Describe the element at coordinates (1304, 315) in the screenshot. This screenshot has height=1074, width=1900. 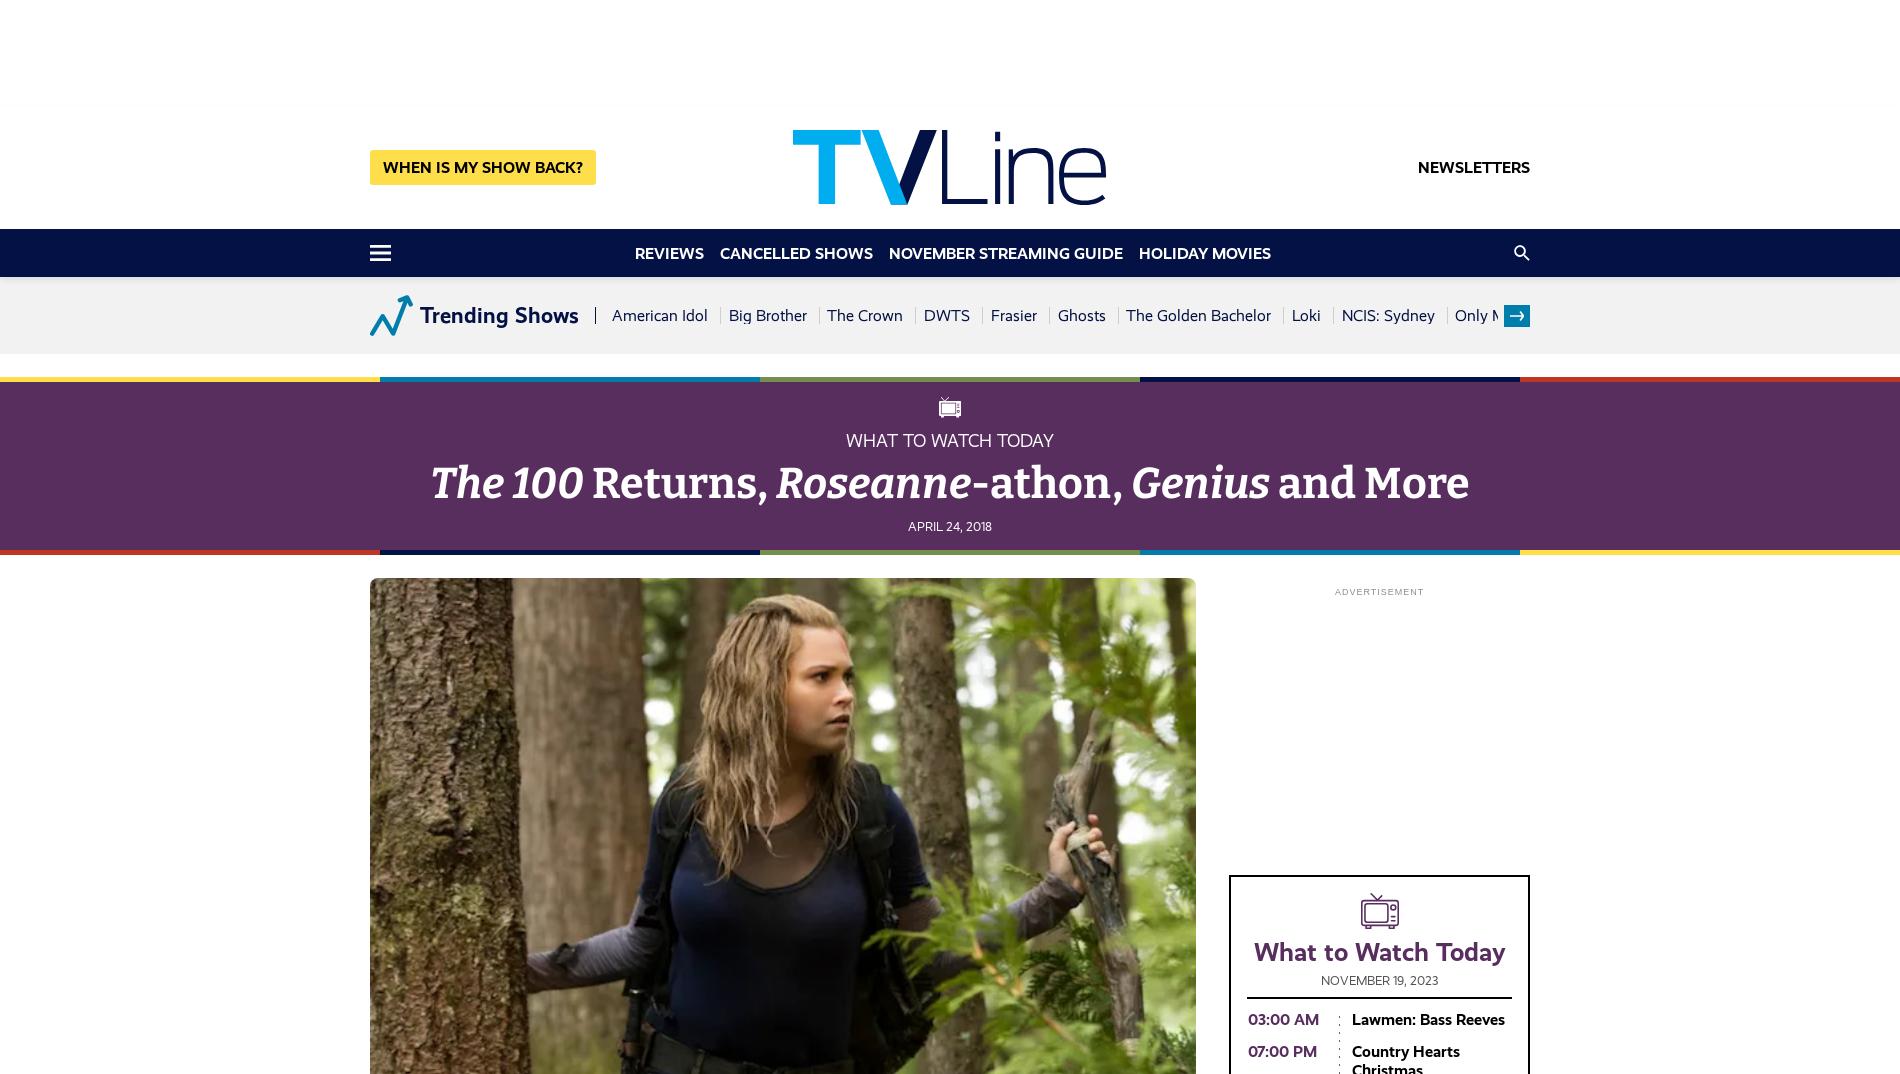
I see `'Loki'` at that location.